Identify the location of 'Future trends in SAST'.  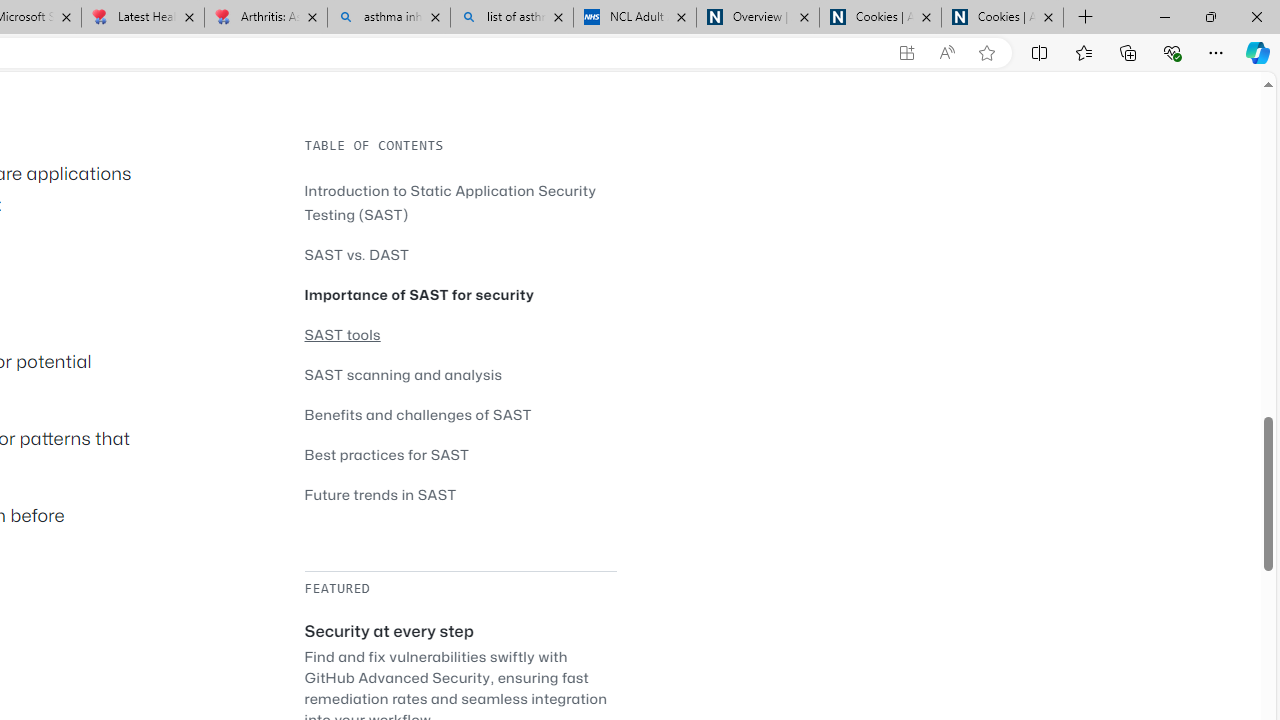
(380, 494).